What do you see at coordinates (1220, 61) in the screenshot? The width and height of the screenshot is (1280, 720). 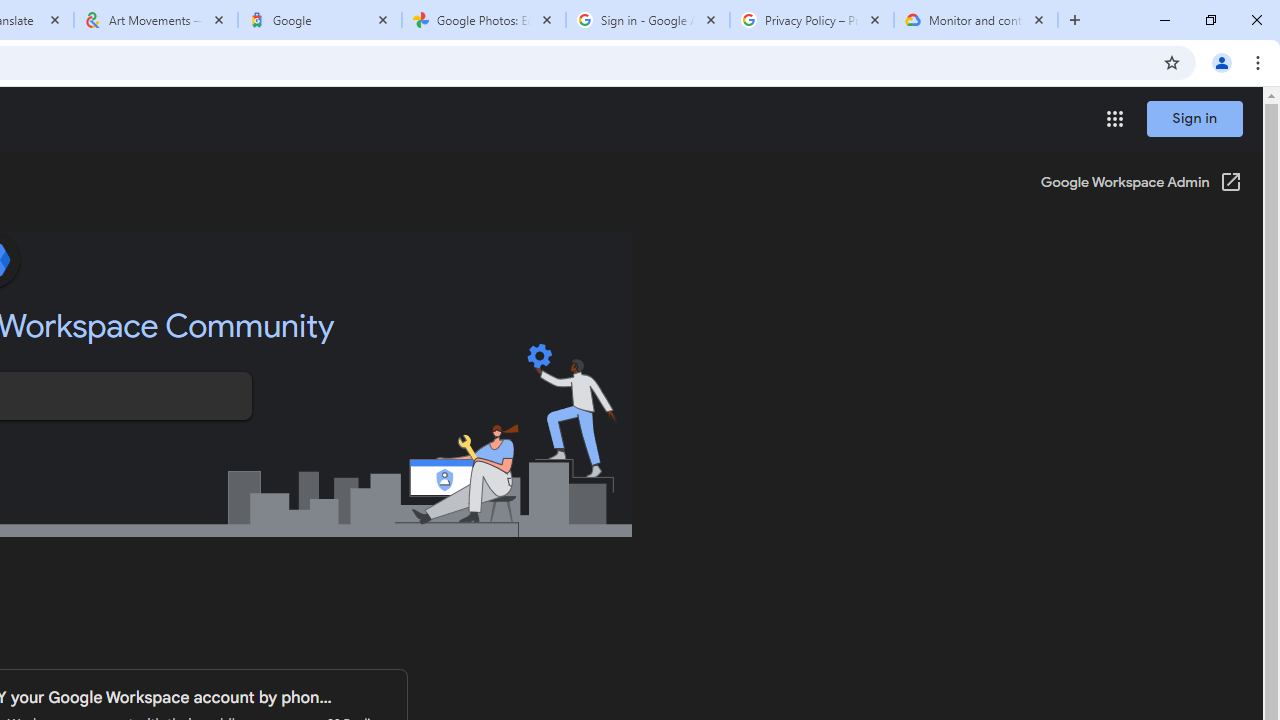 I see `'You'` at bounding box center [1220, 61].